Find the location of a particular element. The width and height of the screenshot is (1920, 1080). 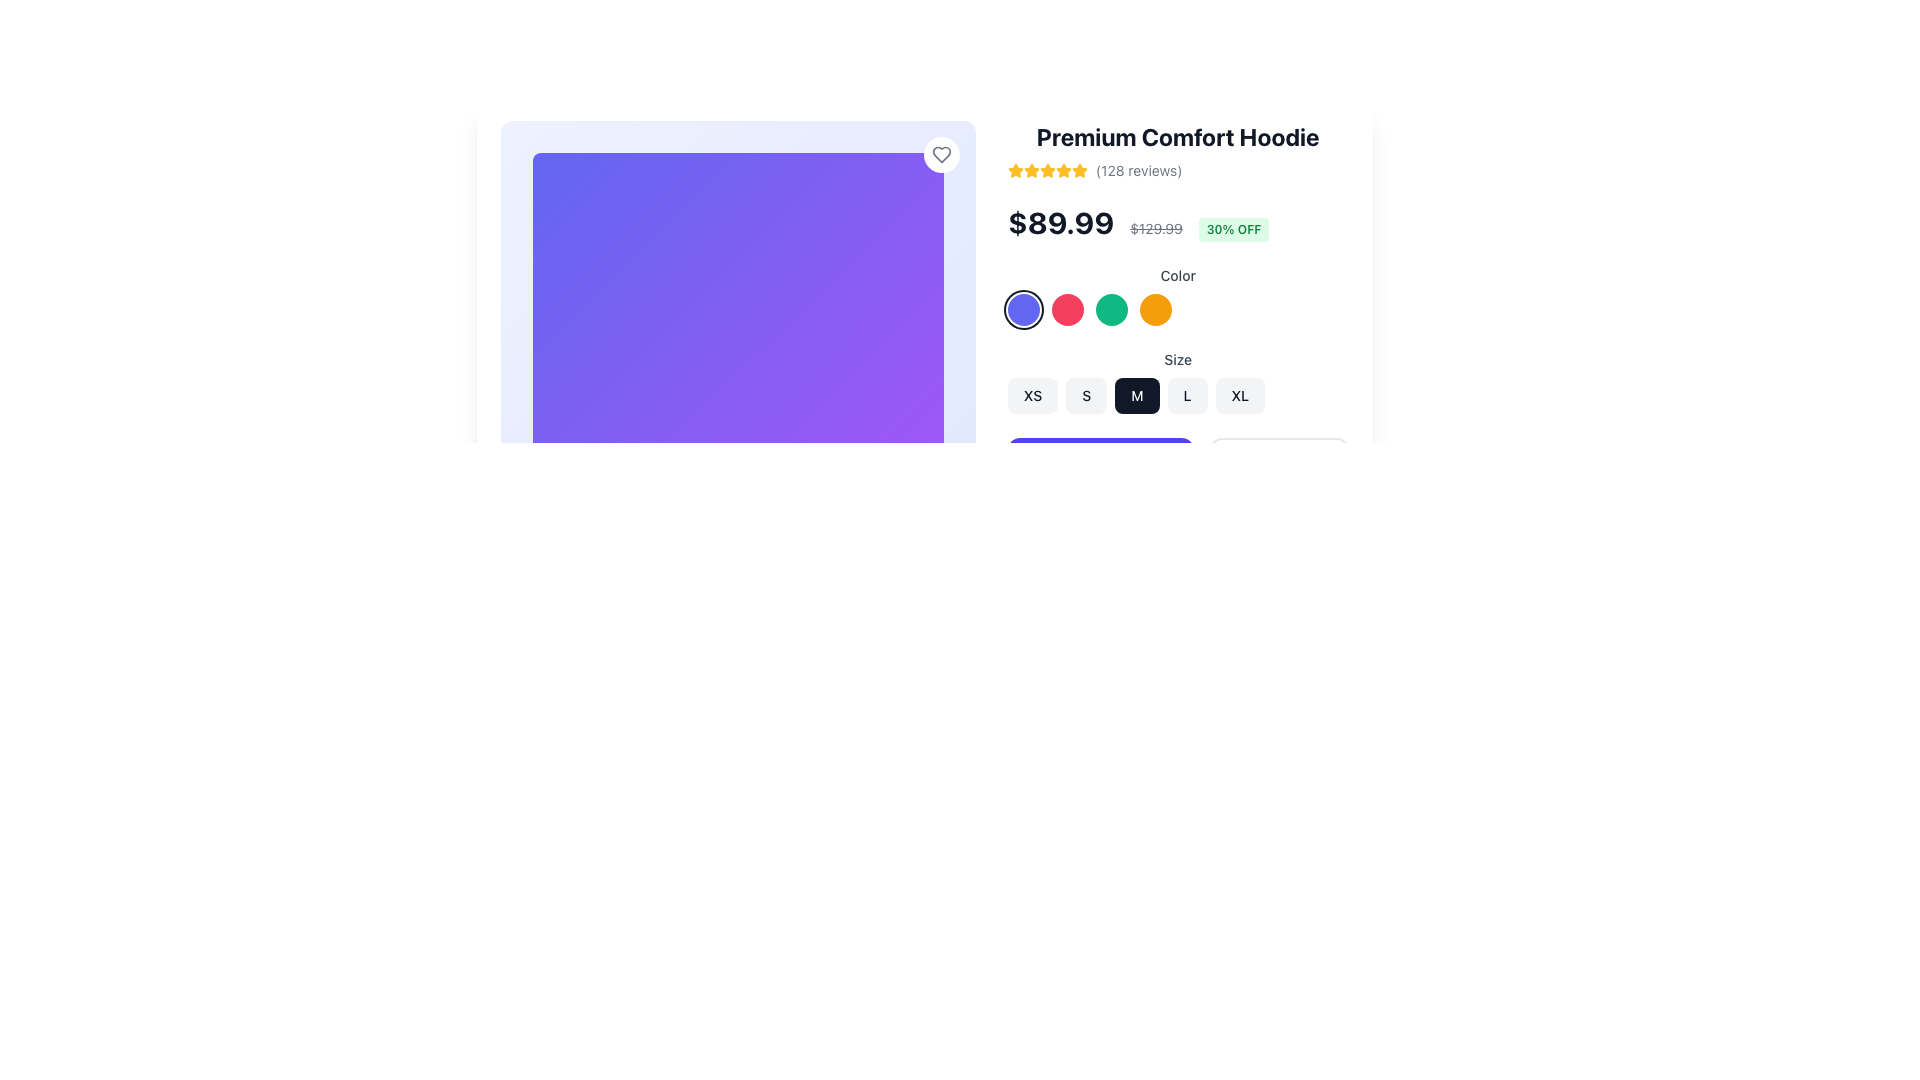

the last amber-yellow star icon in the rating component is located at coordinates (1079, 169).